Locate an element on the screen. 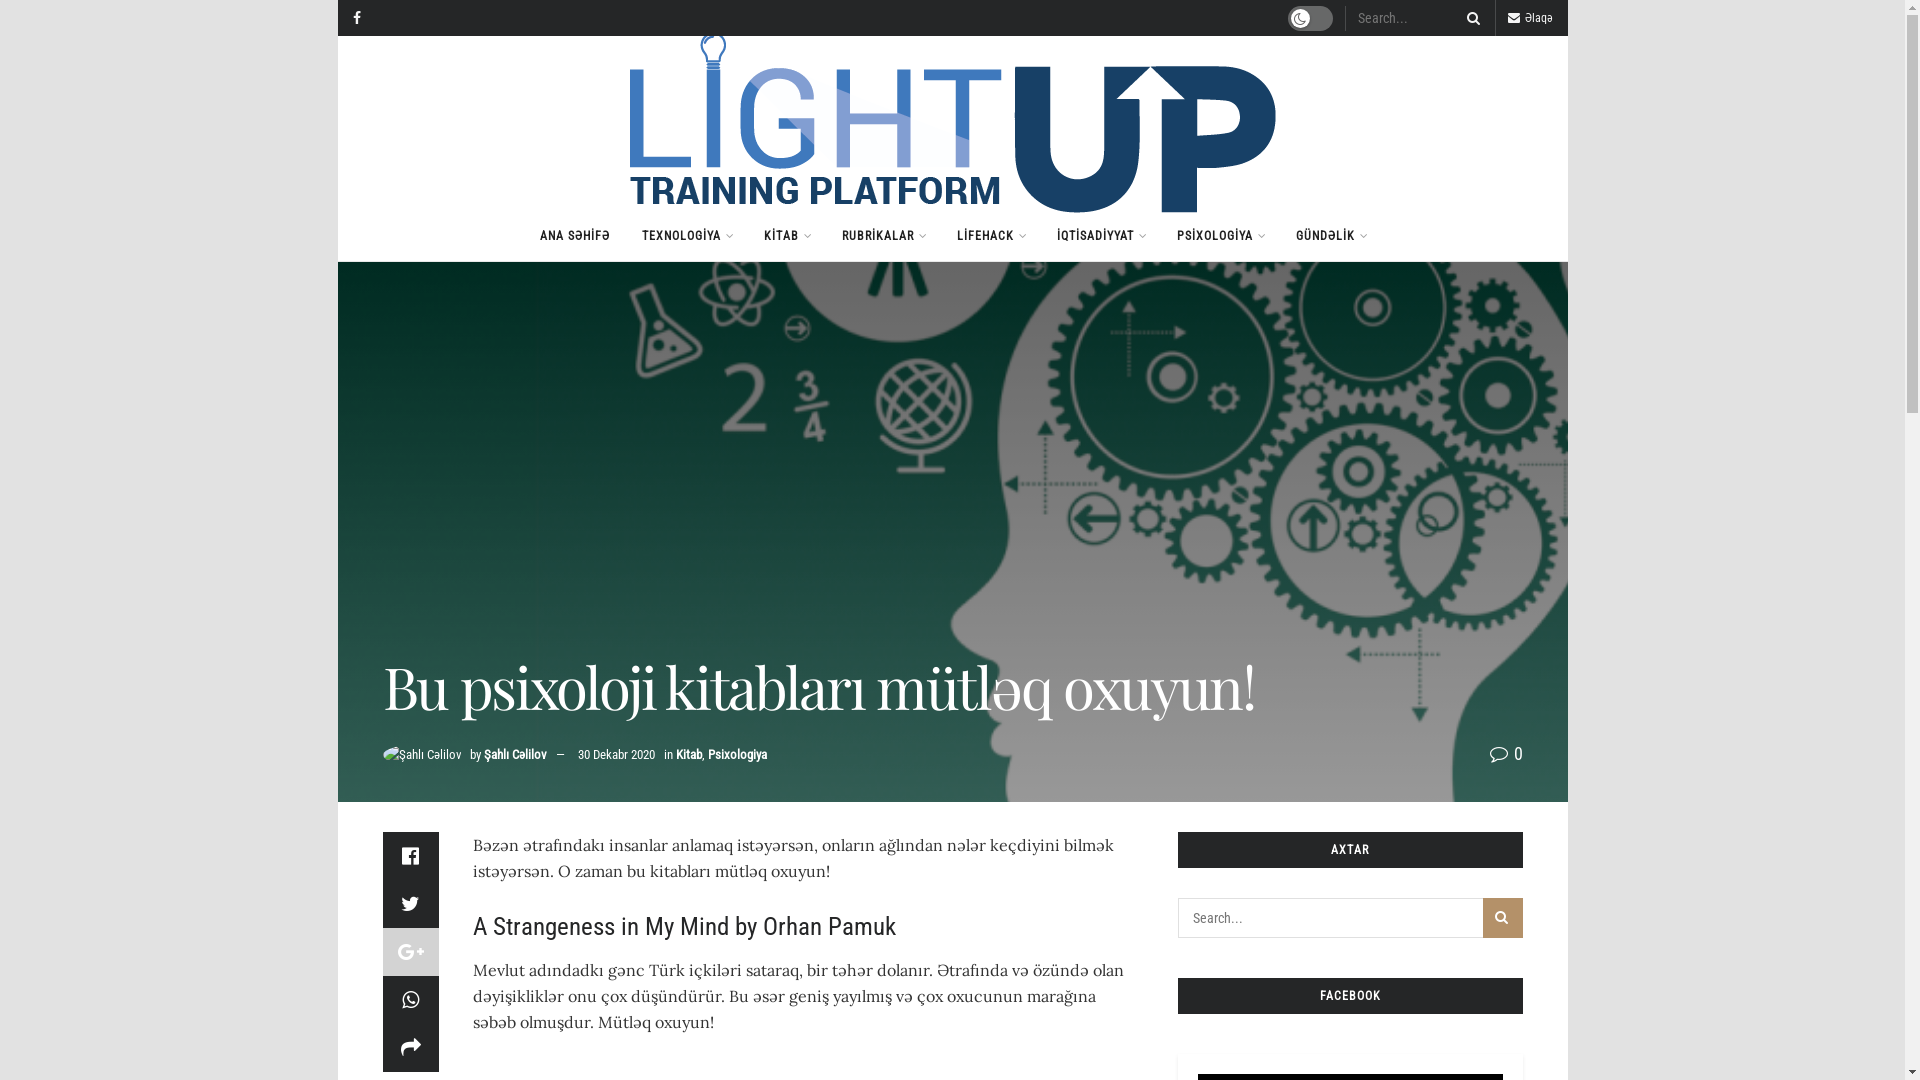 This screenshot has width=1920, height=1080. 'Kitab' is located at coordinates (689, 754).